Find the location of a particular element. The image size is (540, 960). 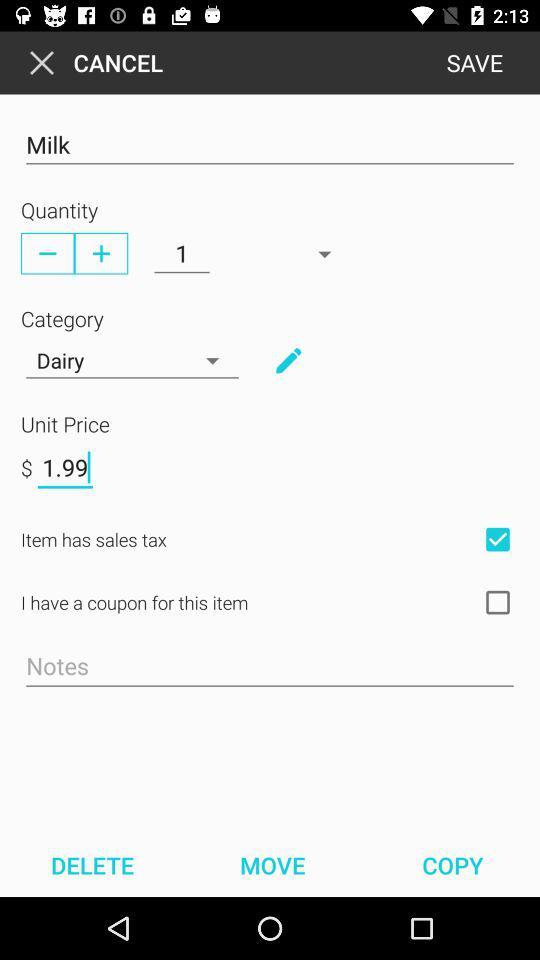

item coupon indicator is located at coordinates (496, 601).